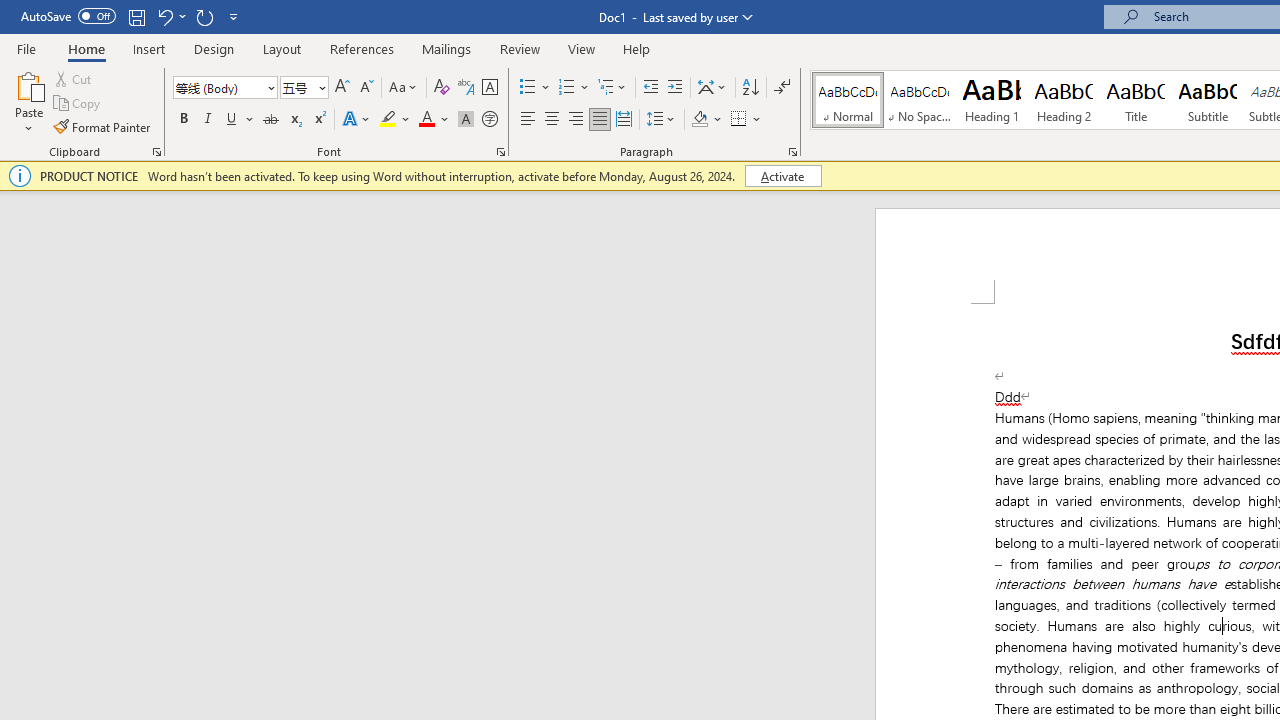  I want to click on 'Font Color RGB(255, 0, 0)', so click(425, 119).